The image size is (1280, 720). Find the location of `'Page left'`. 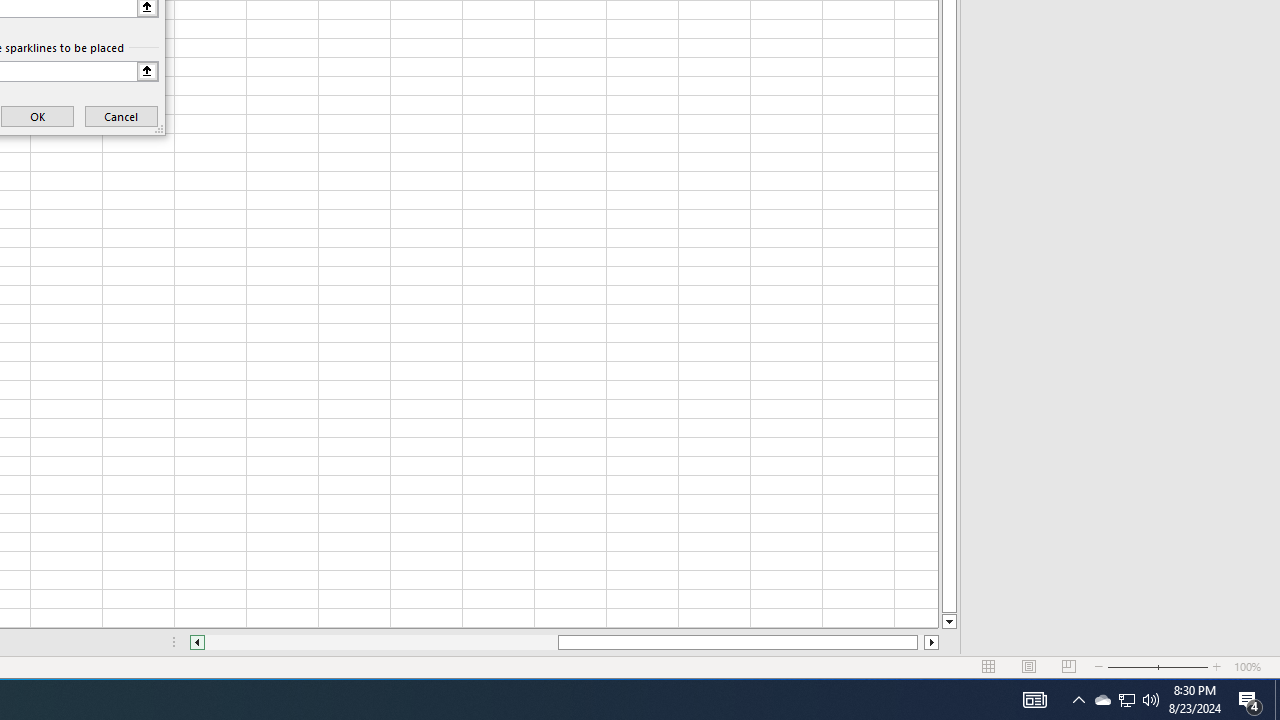

'Page left' is located at coordinates (381, 642).